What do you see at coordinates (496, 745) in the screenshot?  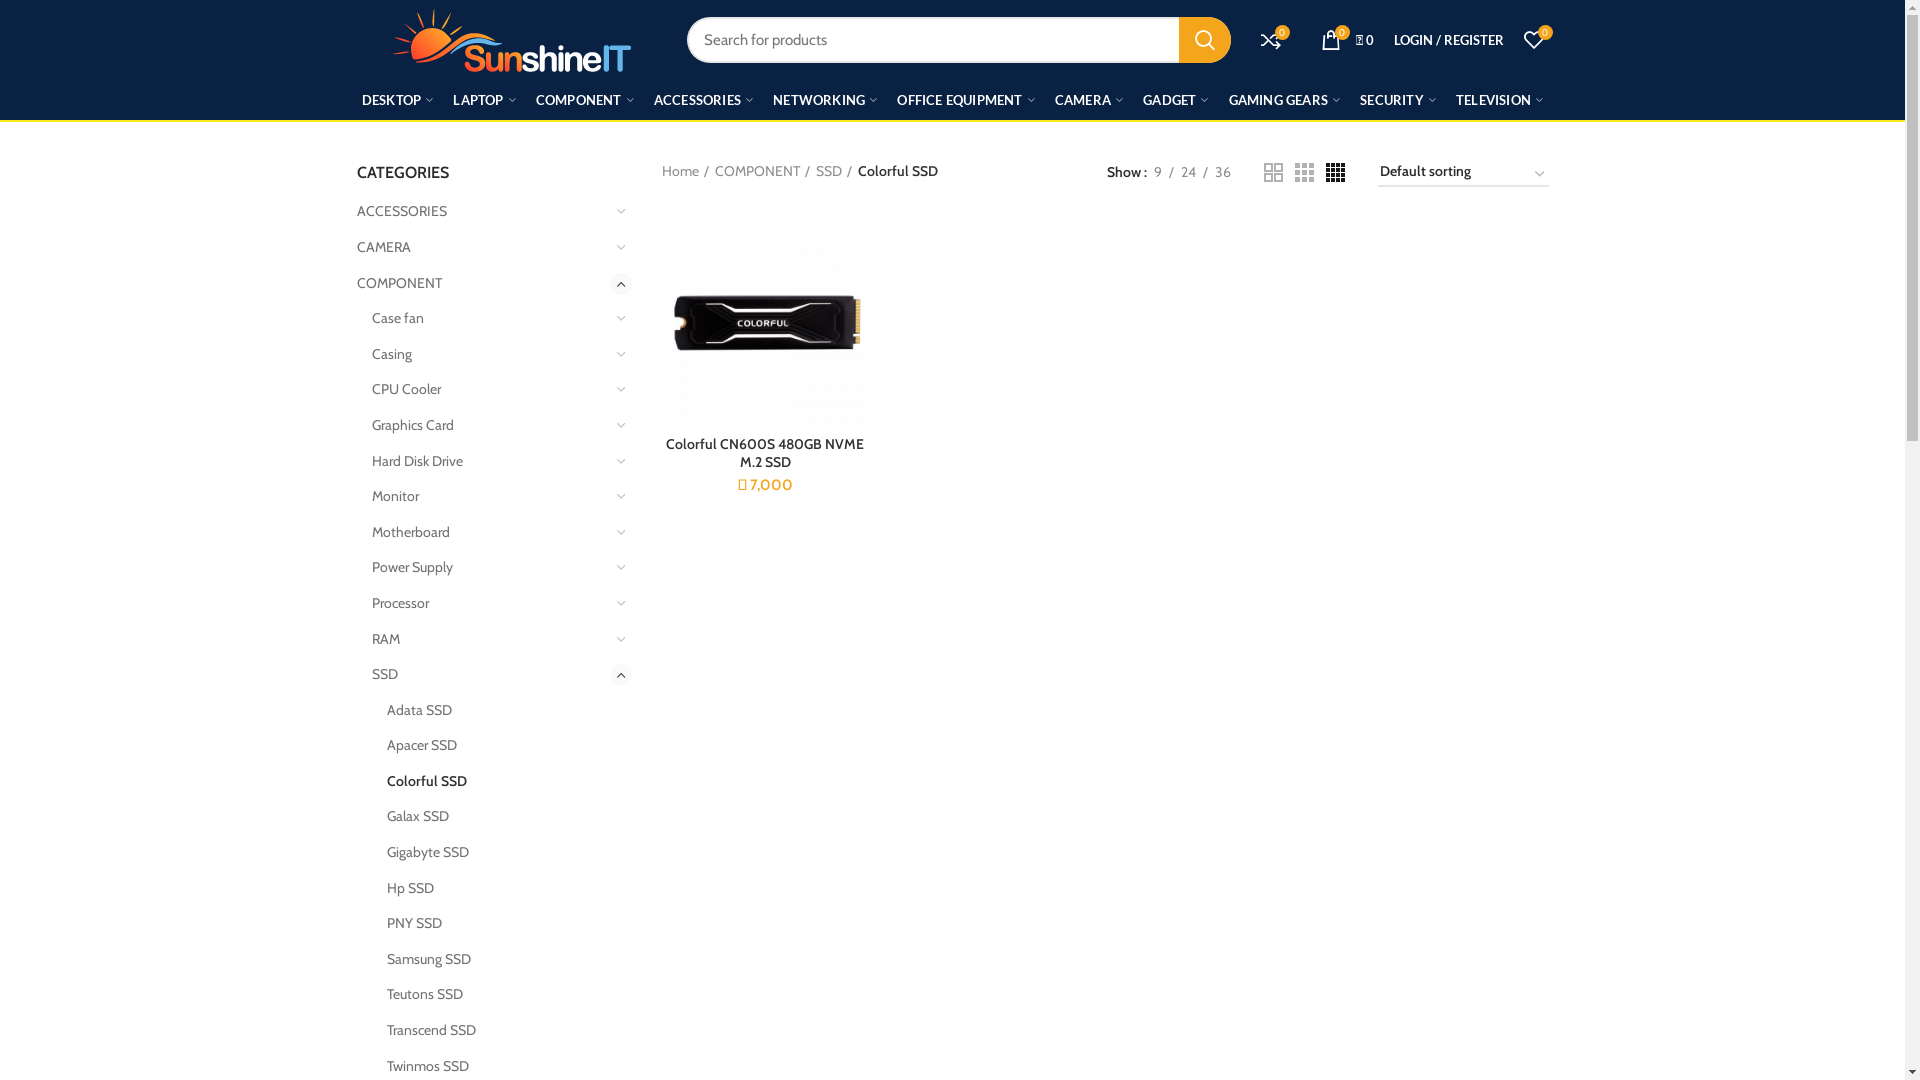 I see `'Apacer SSD'` at bounding box center [496, 745].